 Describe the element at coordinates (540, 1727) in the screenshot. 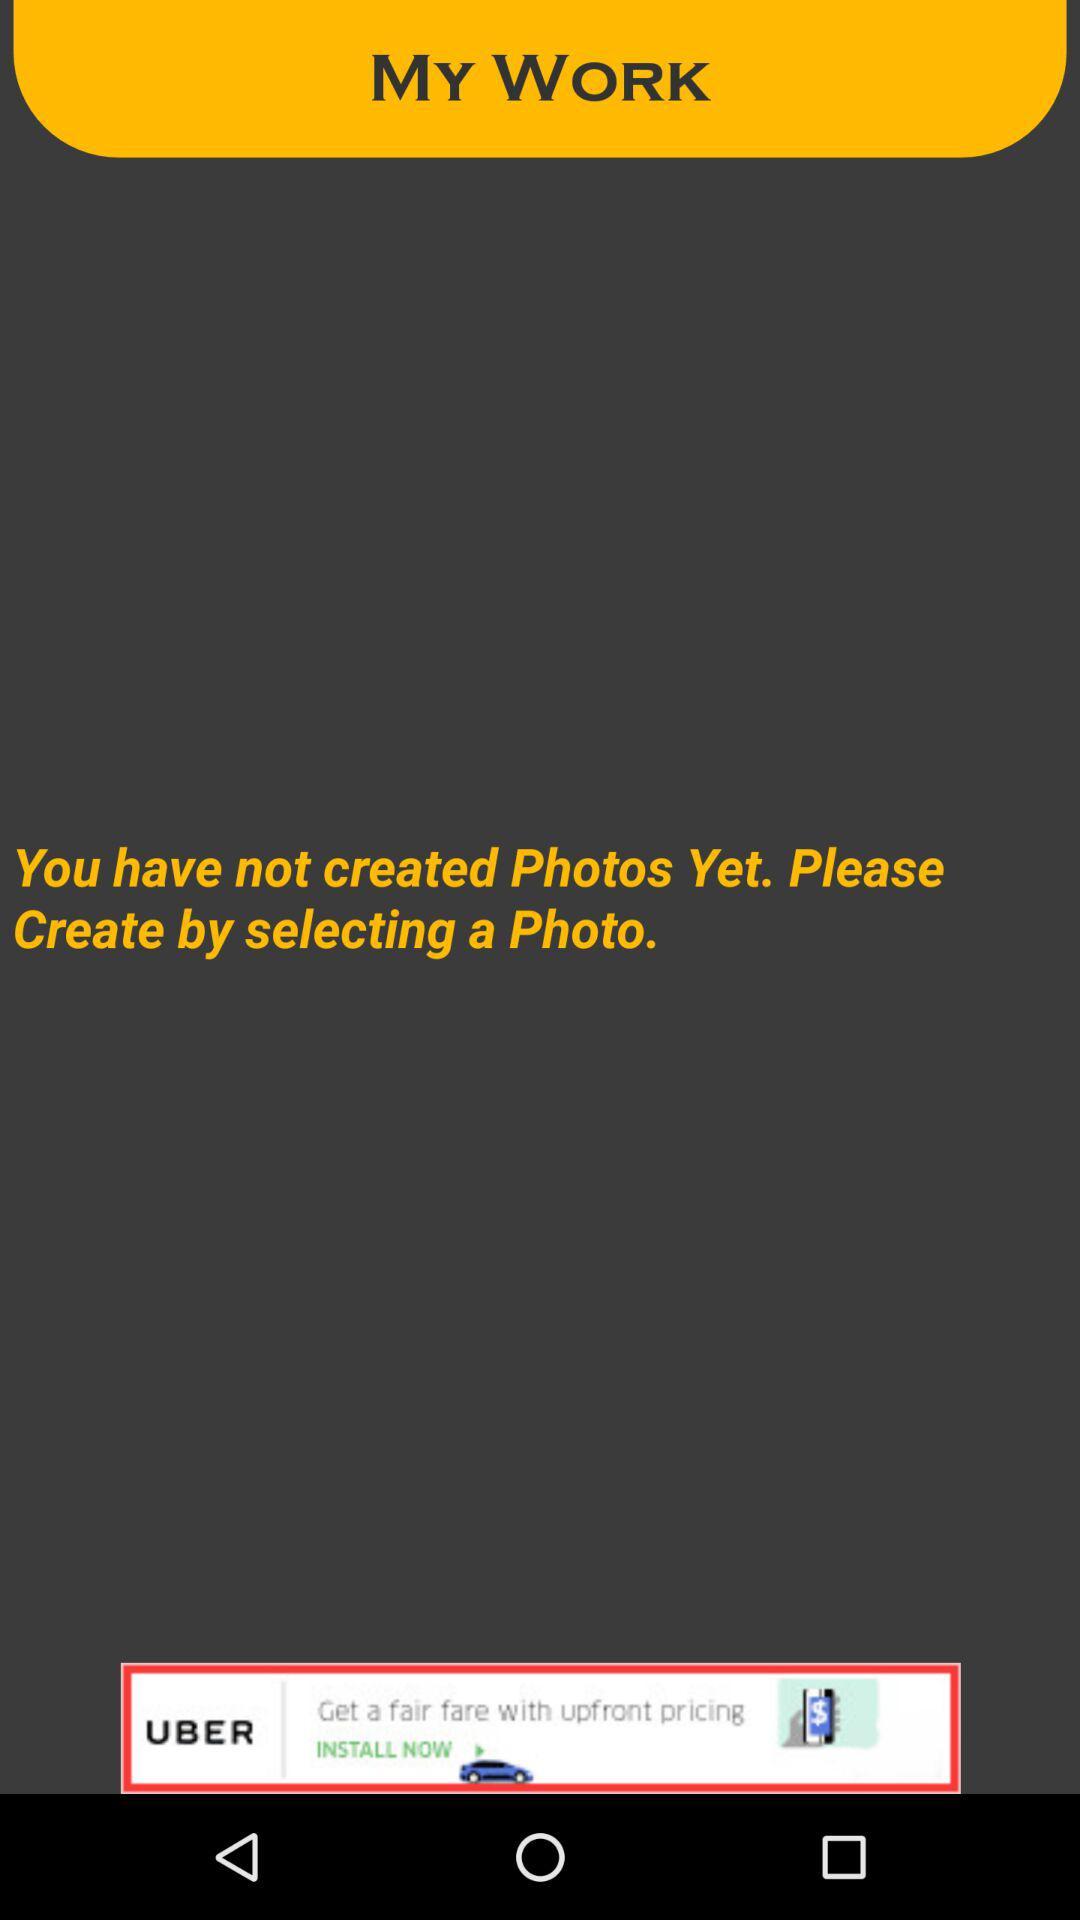

I see `the item at the bottom` at that location.